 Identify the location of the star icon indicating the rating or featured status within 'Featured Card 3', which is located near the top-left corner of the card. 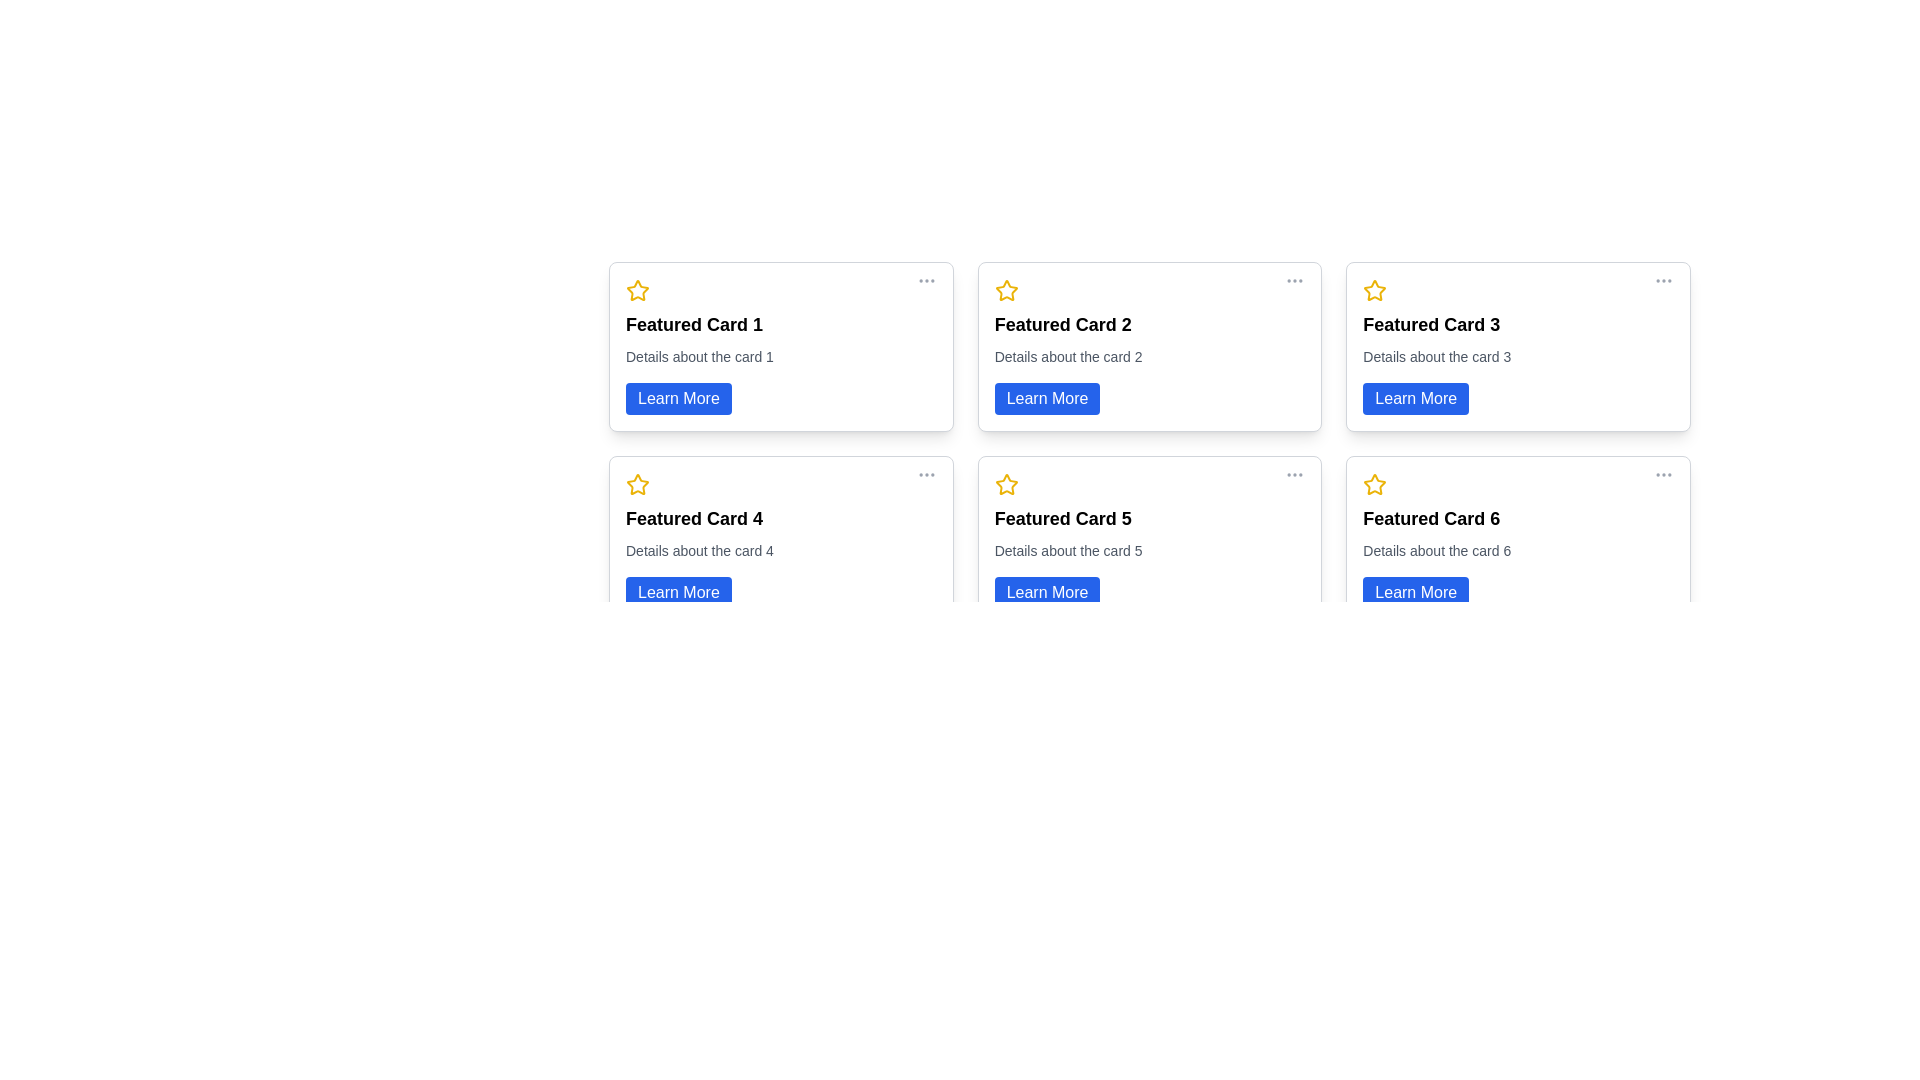
(1374, 290).